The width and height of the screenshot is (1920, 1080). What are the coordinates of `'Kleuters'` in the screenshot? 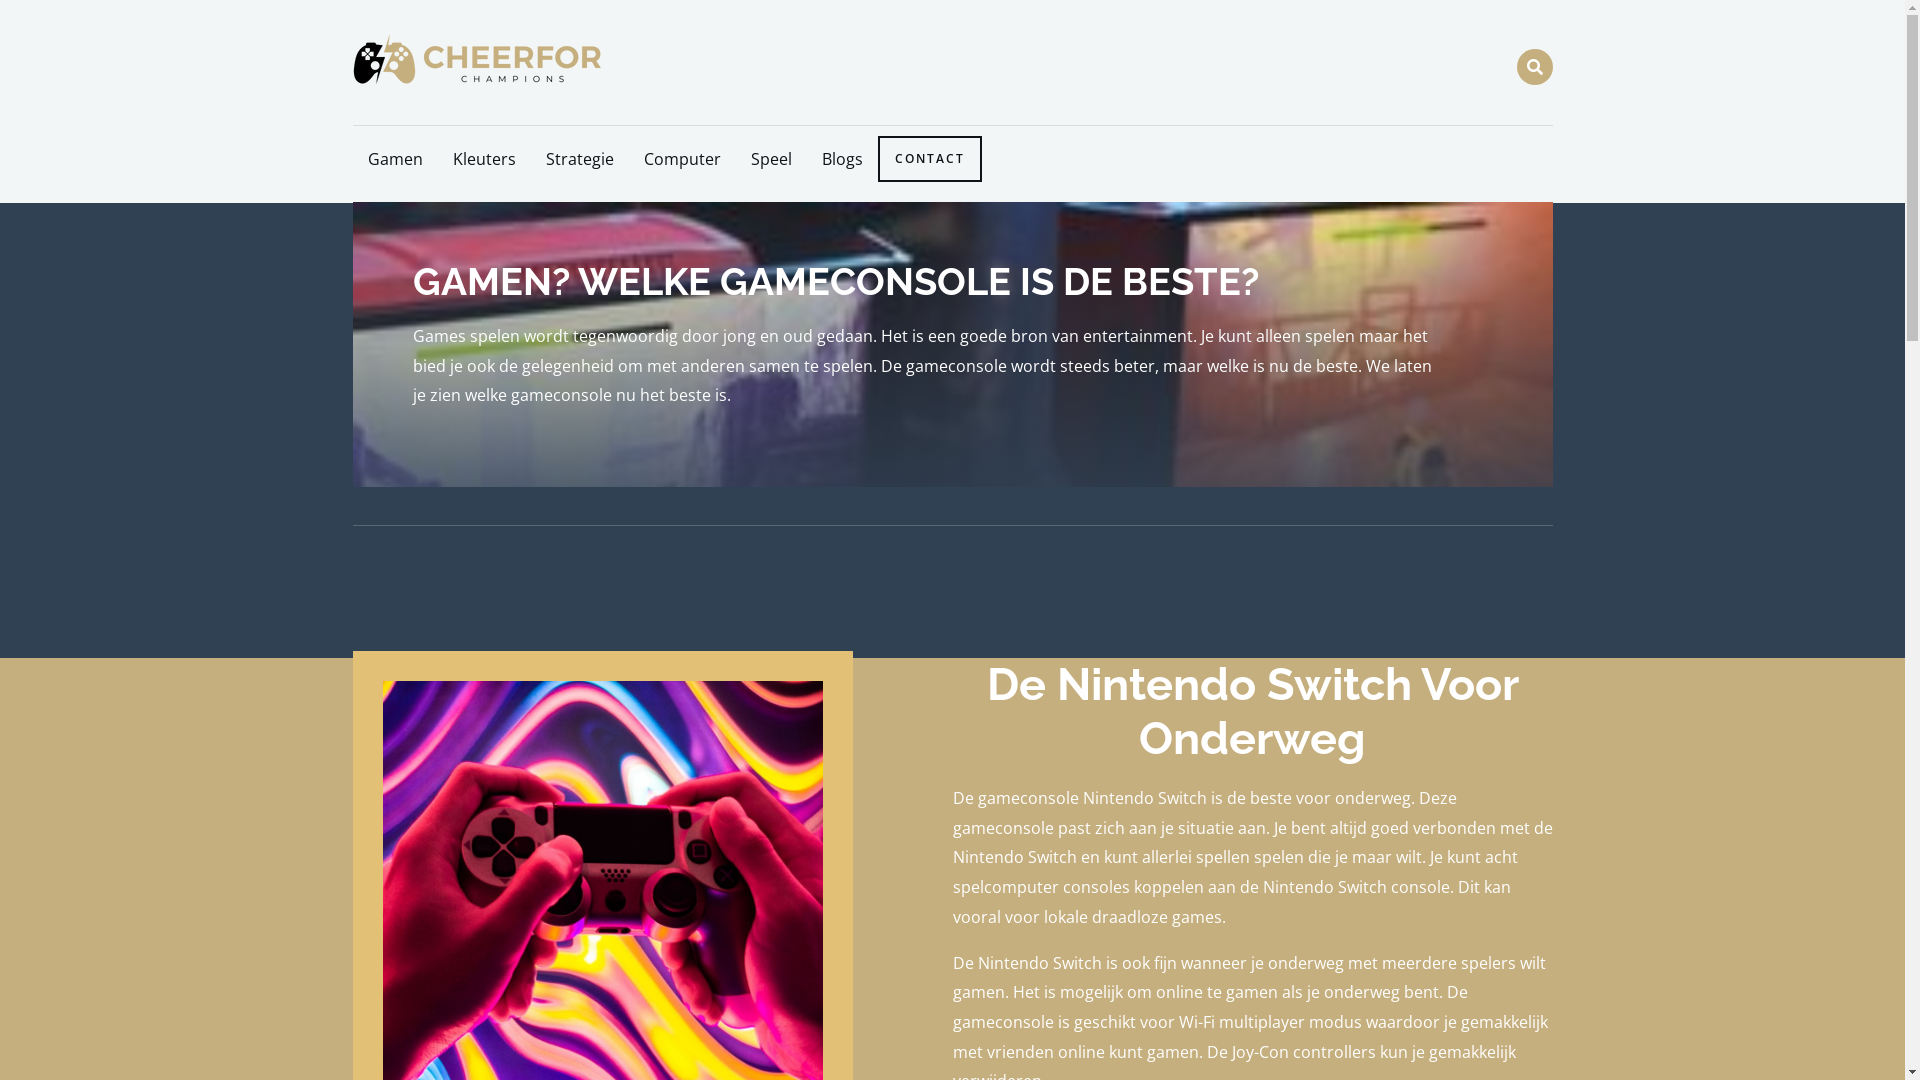 It's located at (484, 157).